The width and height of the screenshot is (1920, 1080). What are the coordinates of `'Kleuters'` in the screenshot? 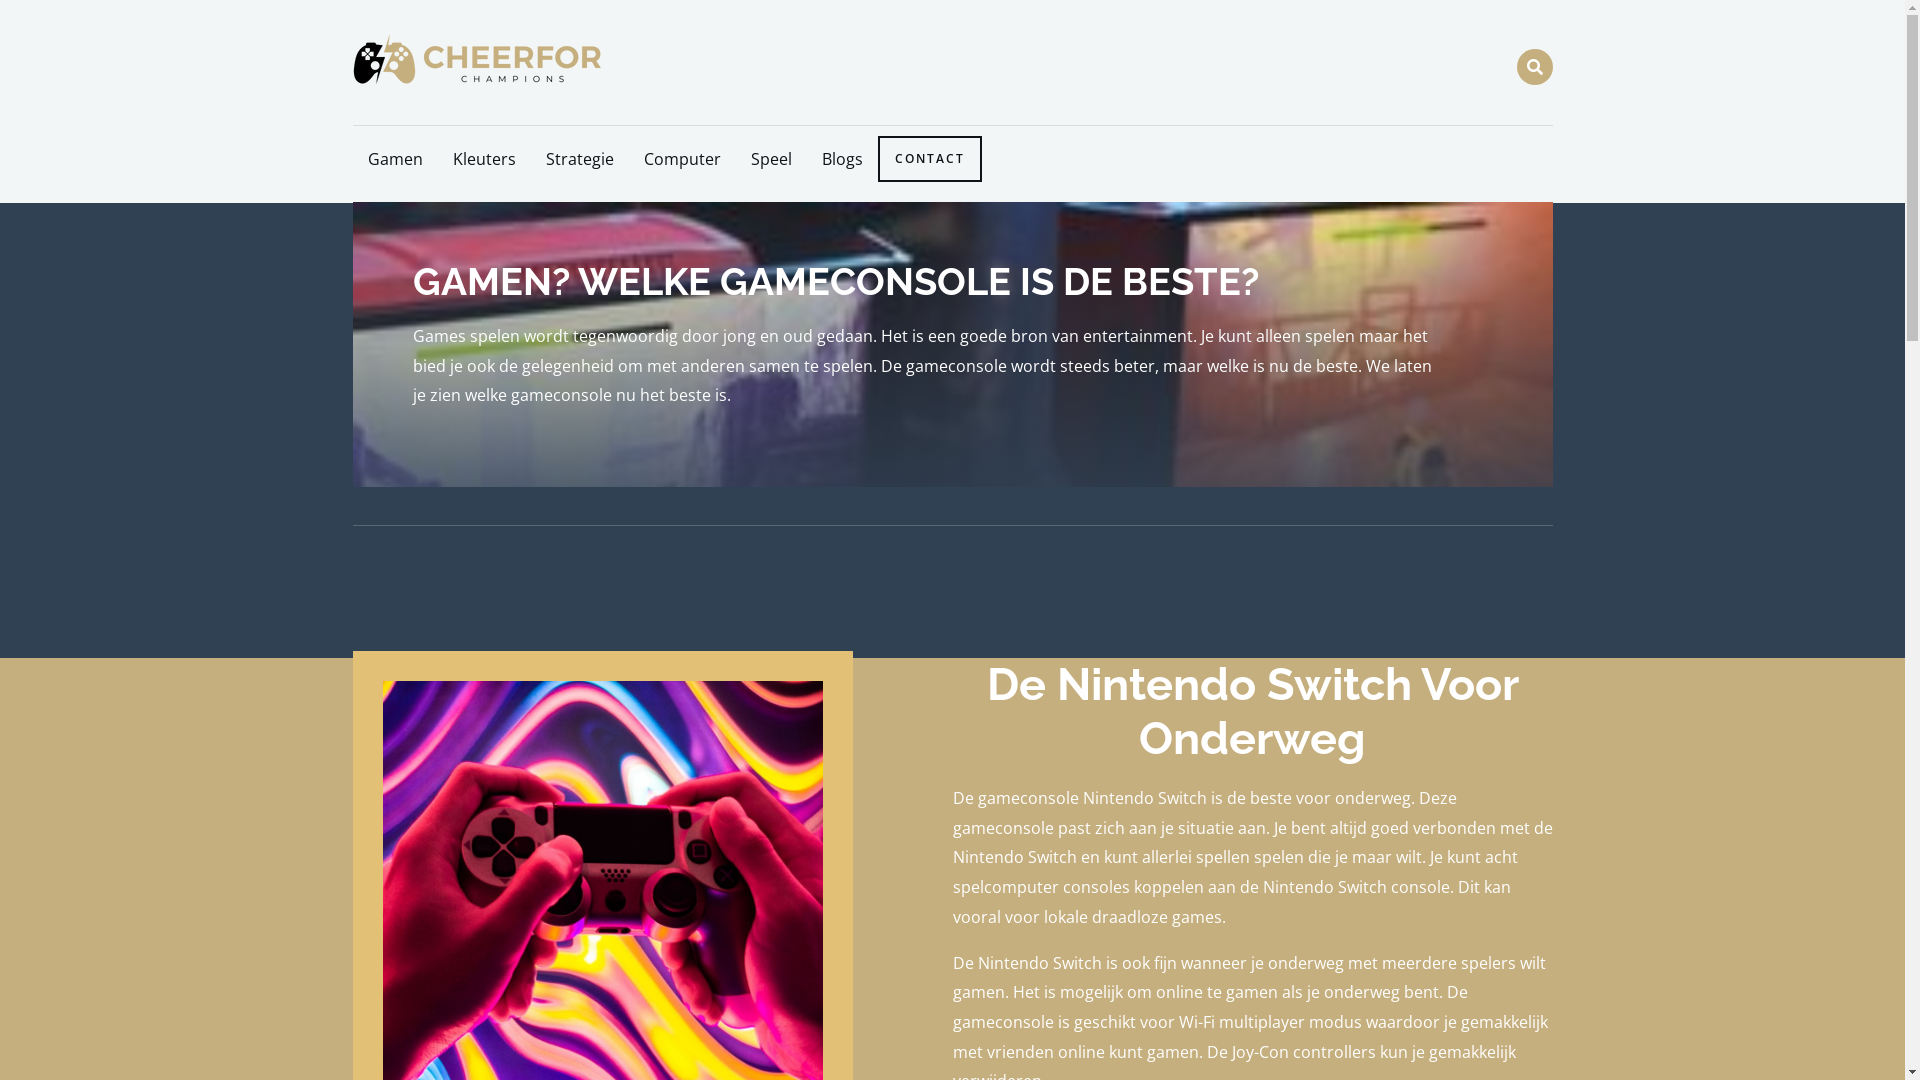 It's located at (484, 157).